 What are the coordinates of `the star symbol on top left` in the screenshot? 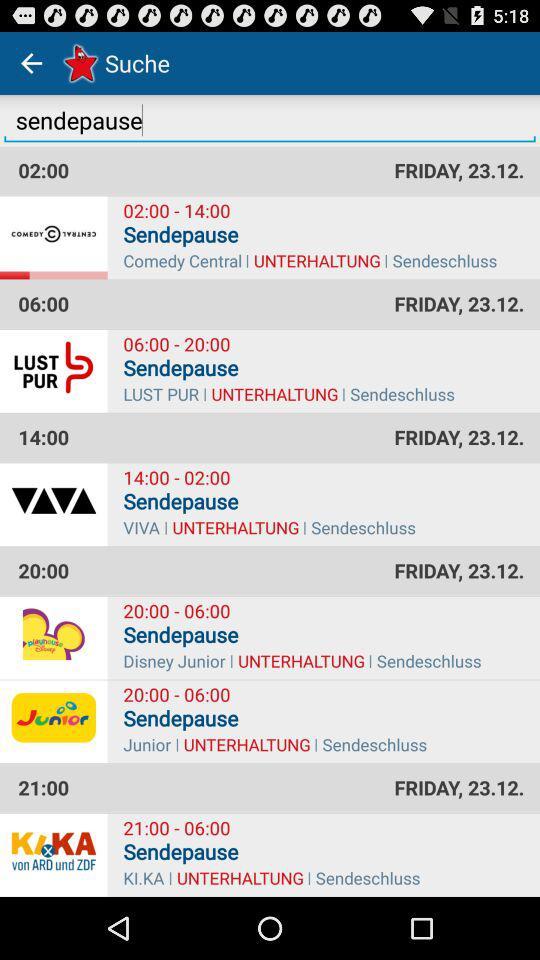 It's located at (77, 62).